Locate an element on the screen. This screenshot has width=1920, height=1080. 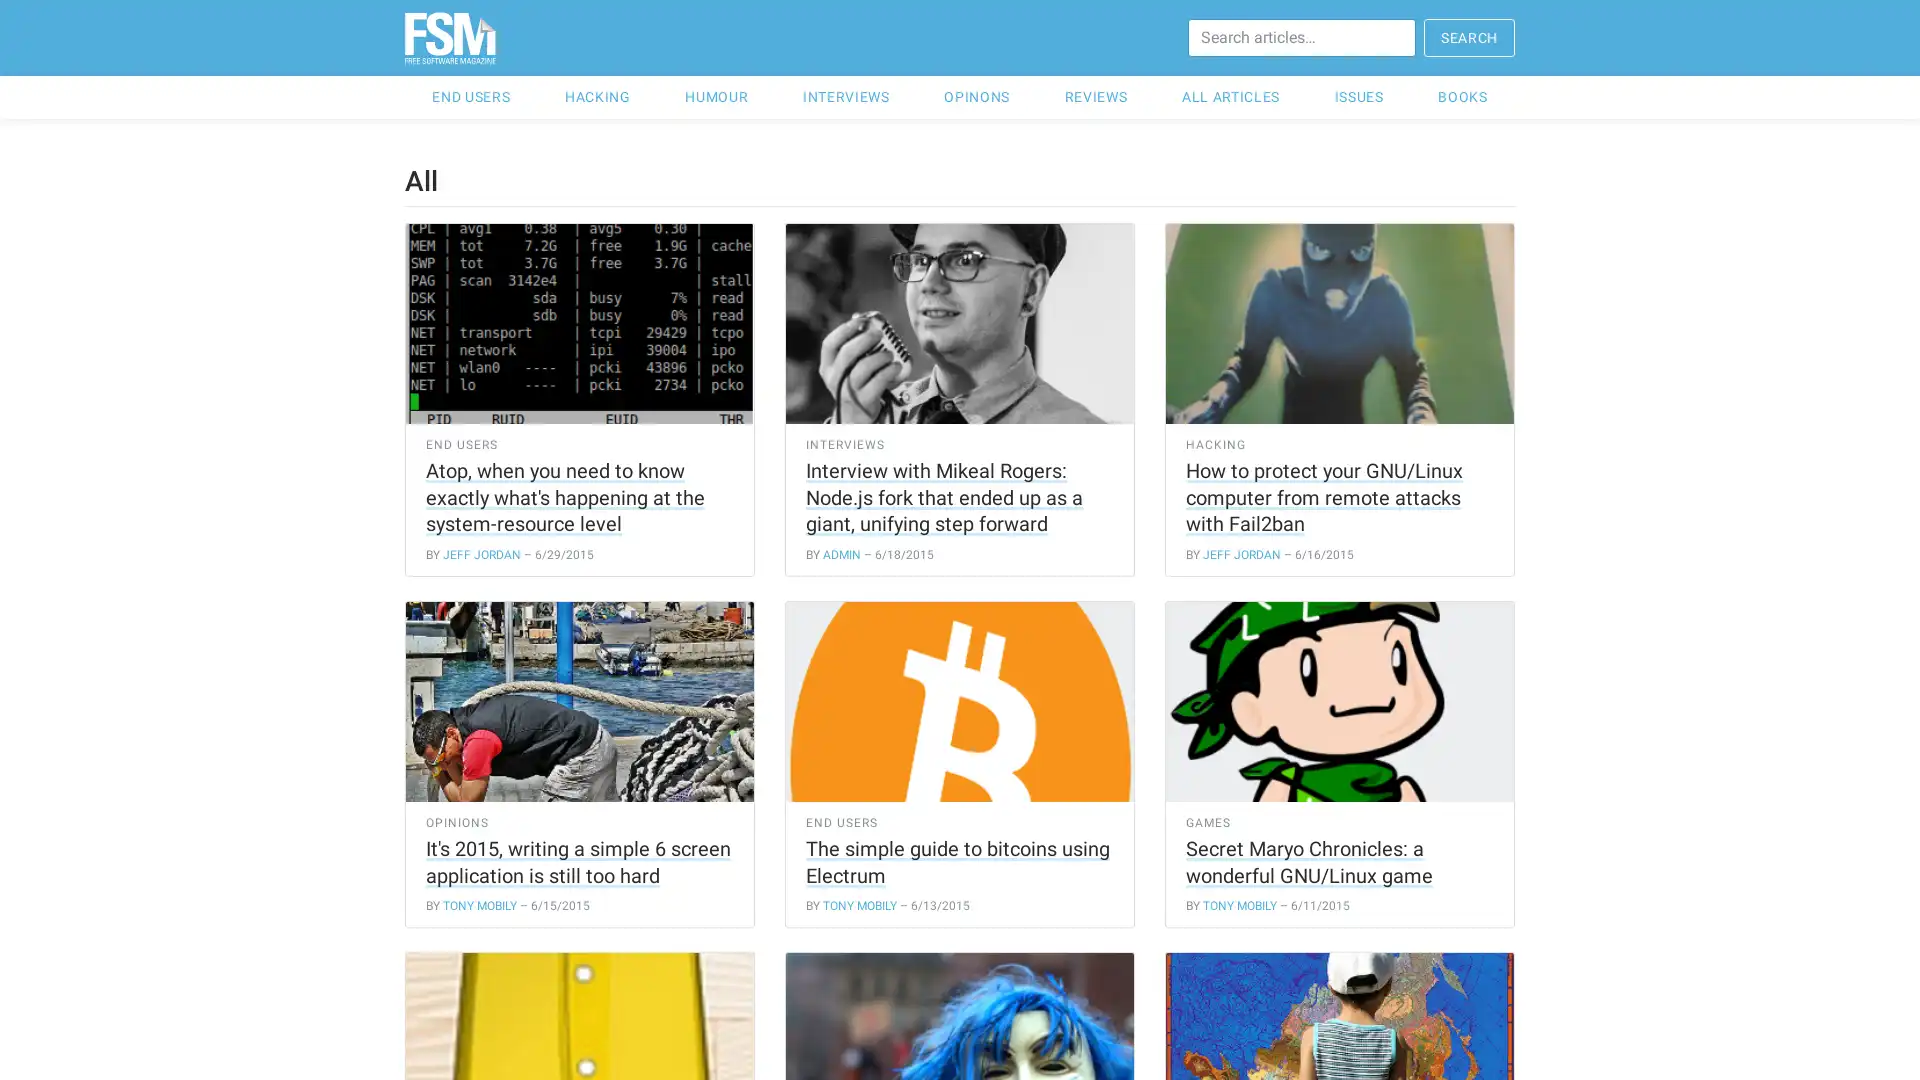
SEARCH is located at coordinates (1468, 37).